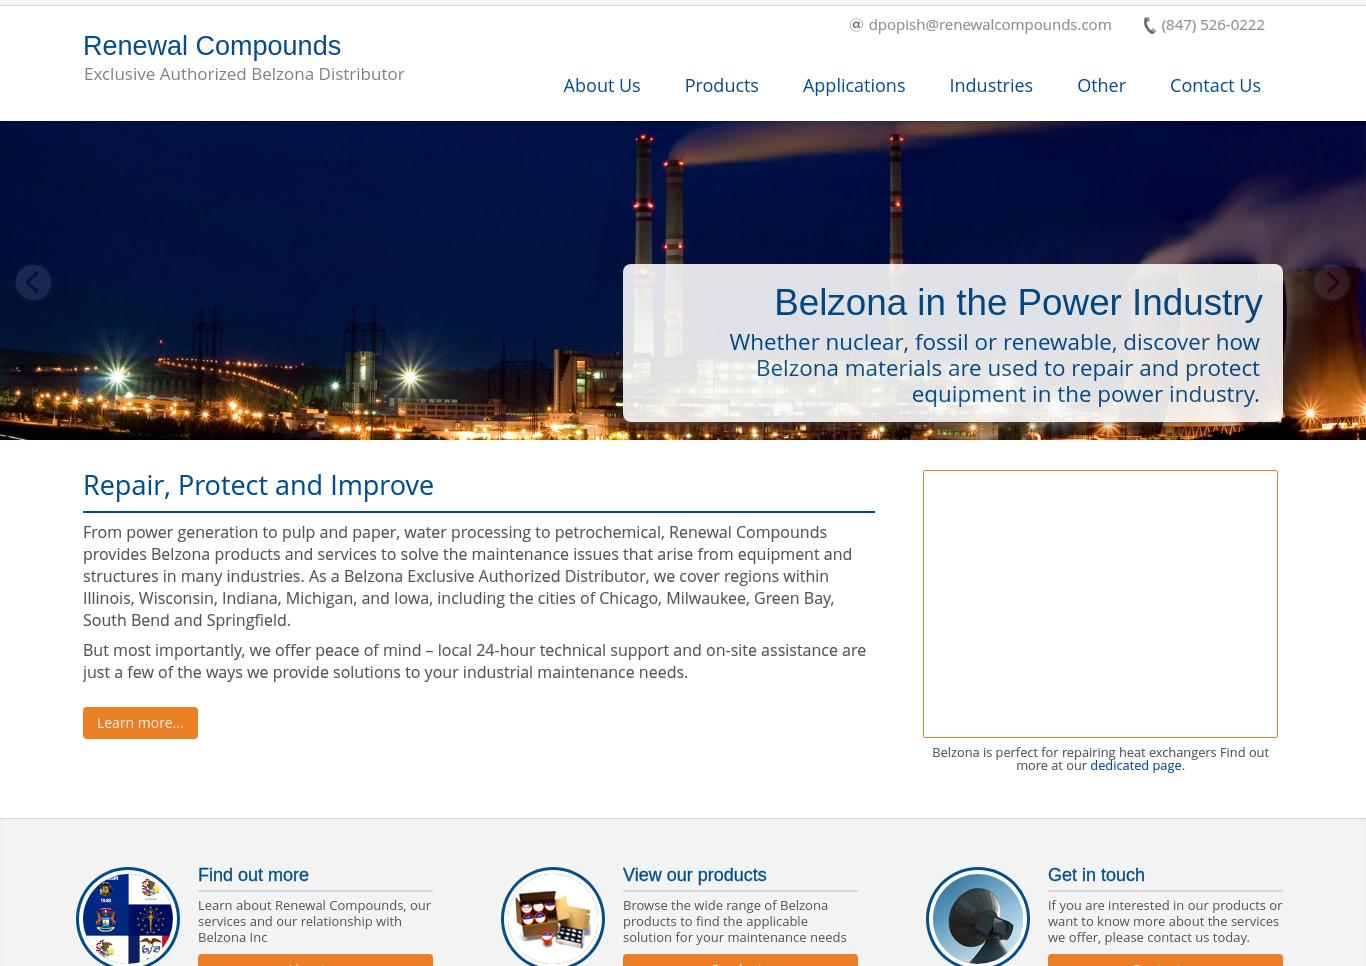  Describe the element at coordinates (994, 366) in the screenshot. I see `'Whether nuclear, fossil or renewable, discover how Belzona materials are used to repair and protect equipment in the power industry.'` at that location.